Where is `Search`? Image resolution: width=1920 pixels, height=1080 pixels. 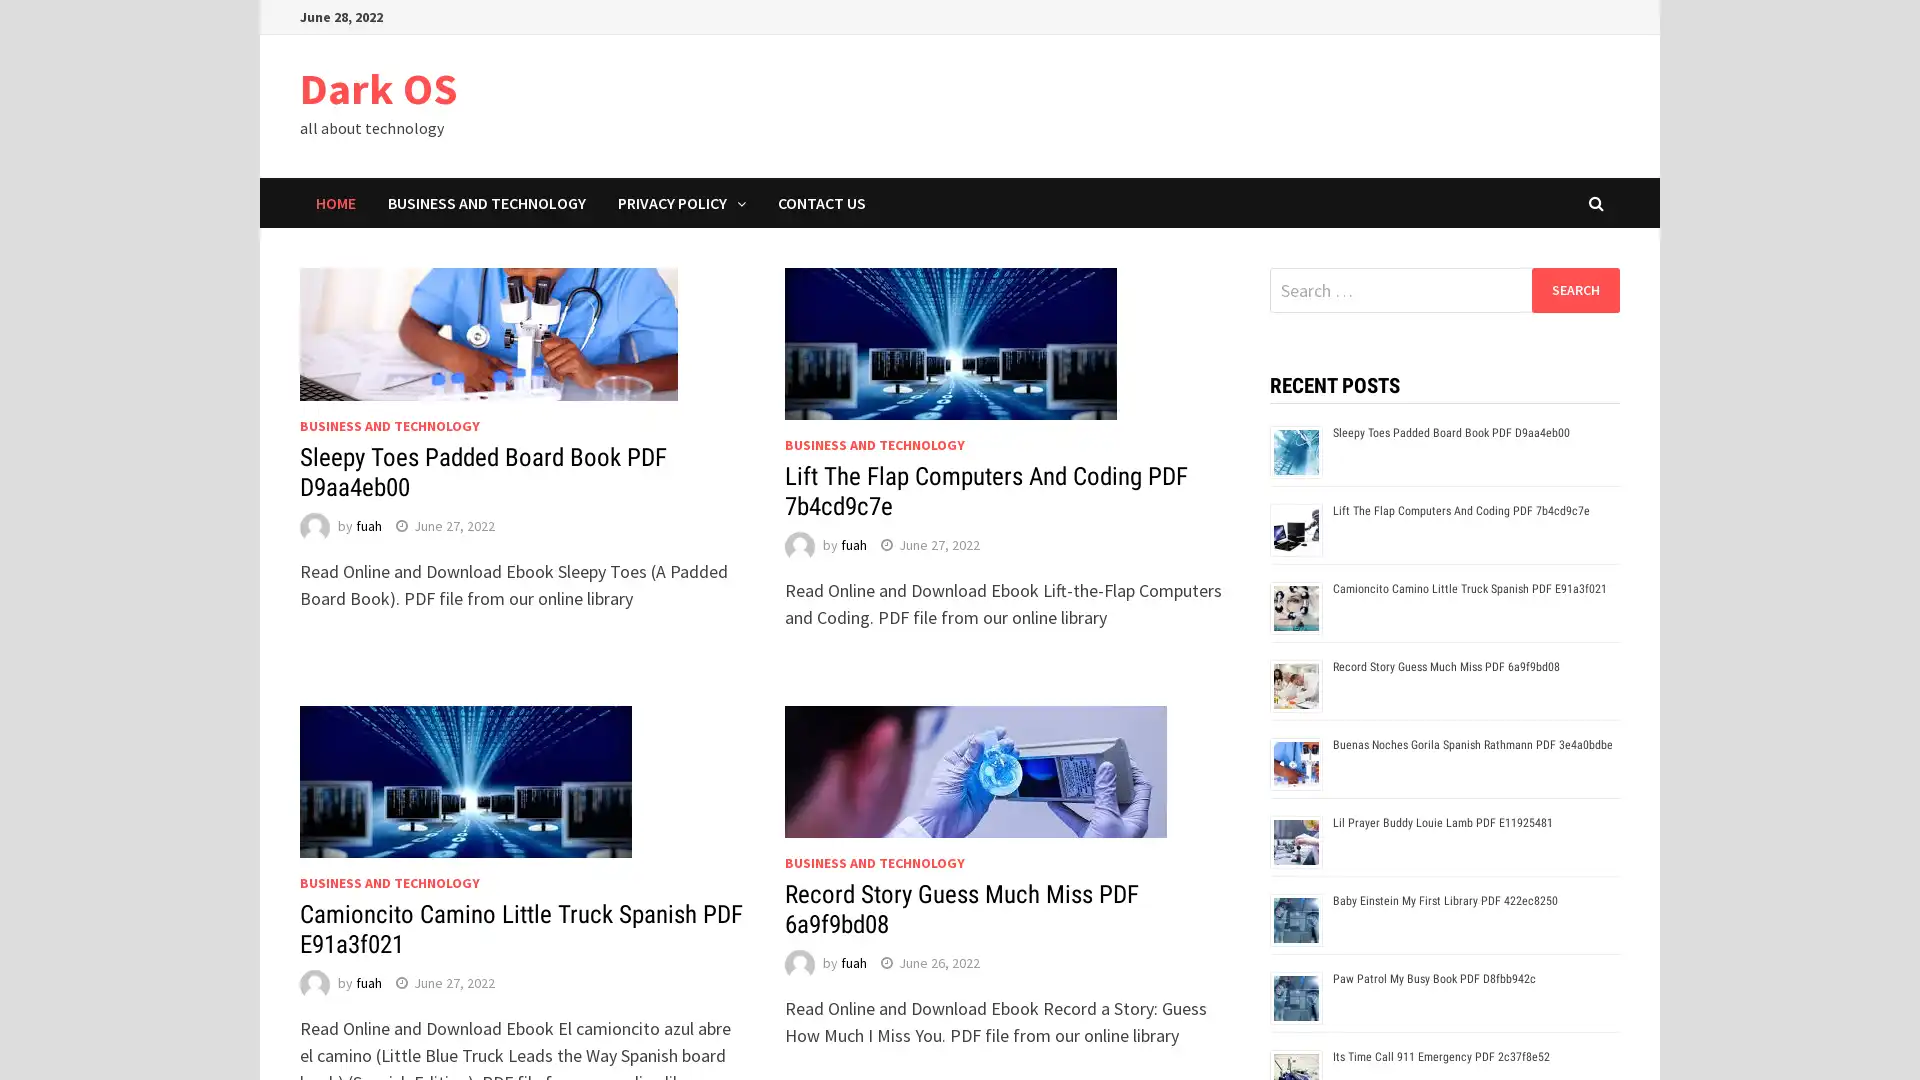
Search is located at coordinates (1574, 289).